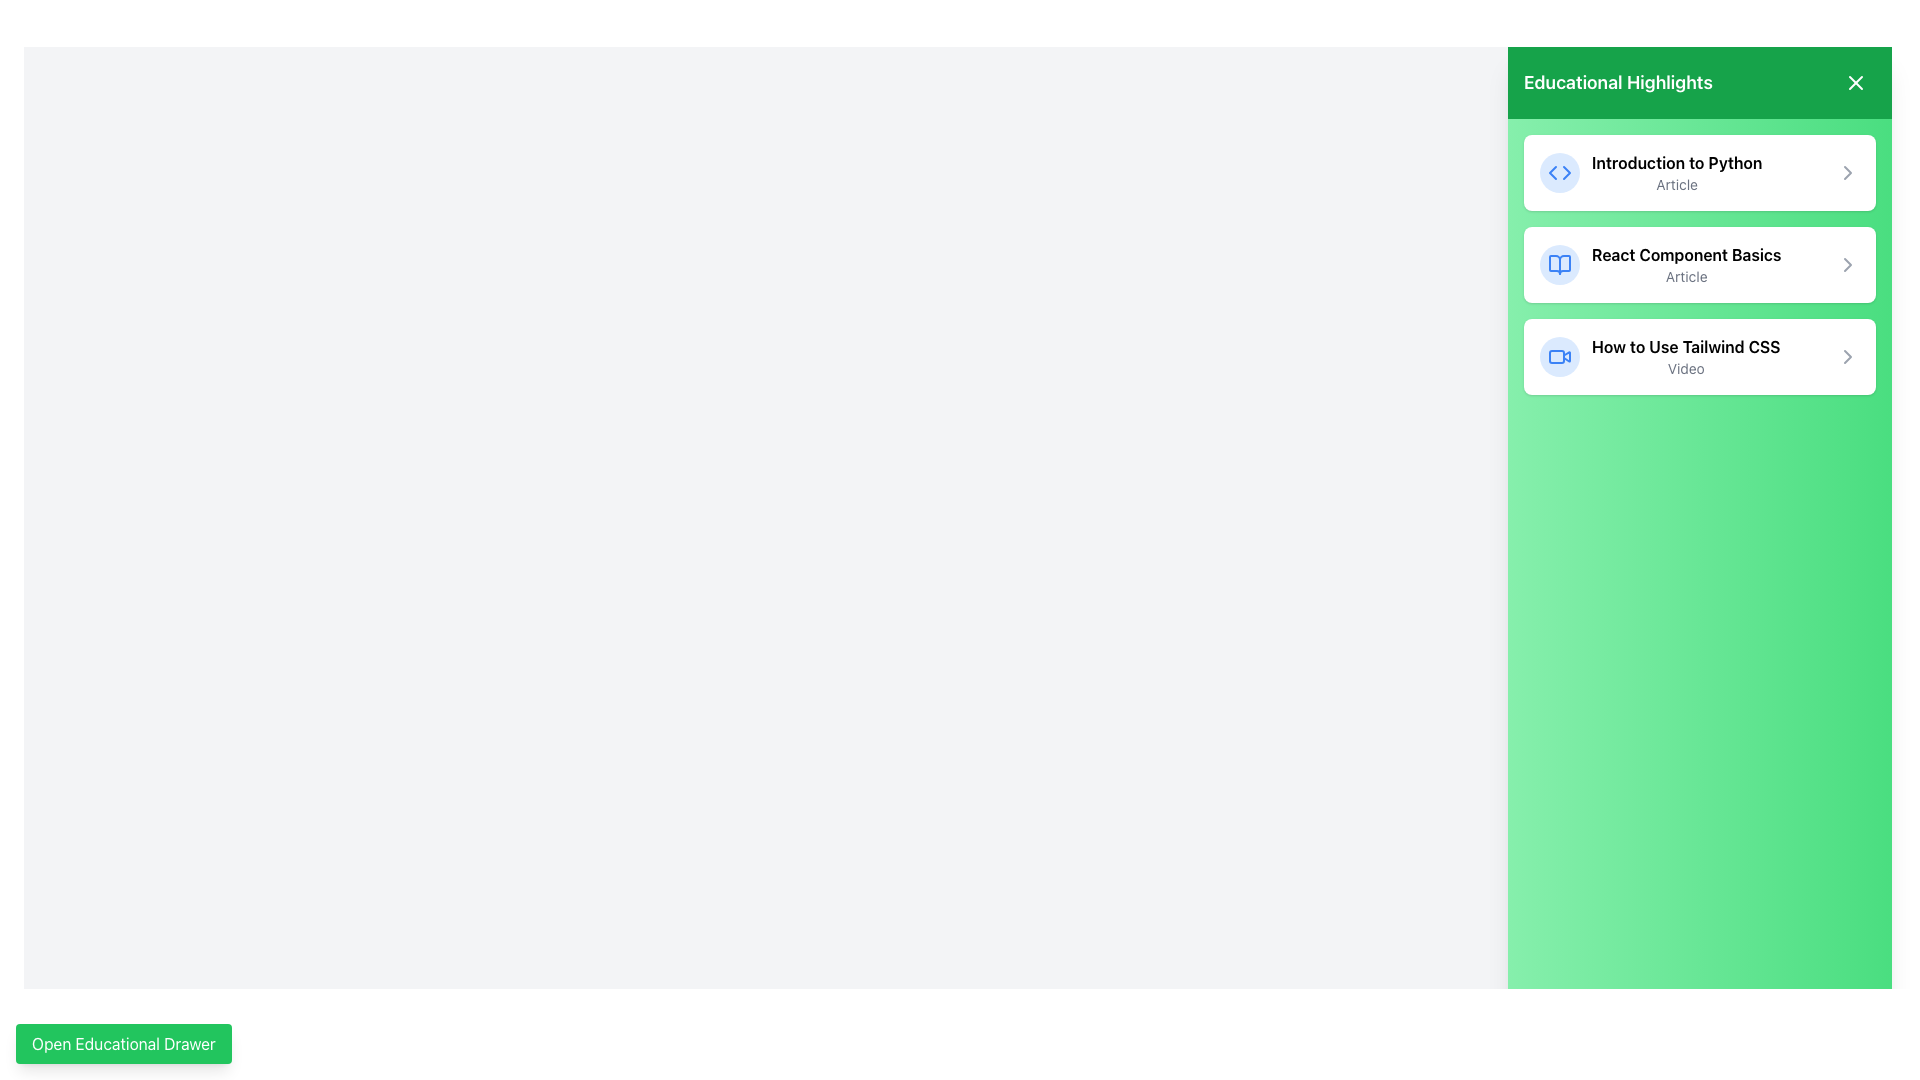  What do you see at coordinates (1685, 277) in the screenshot?
I see `the small light gray text label displaying 'Article', which is positioned directly below the title 'React Component Basics' in the Educational Highlights drawer` at bounding box center [1685, 277].